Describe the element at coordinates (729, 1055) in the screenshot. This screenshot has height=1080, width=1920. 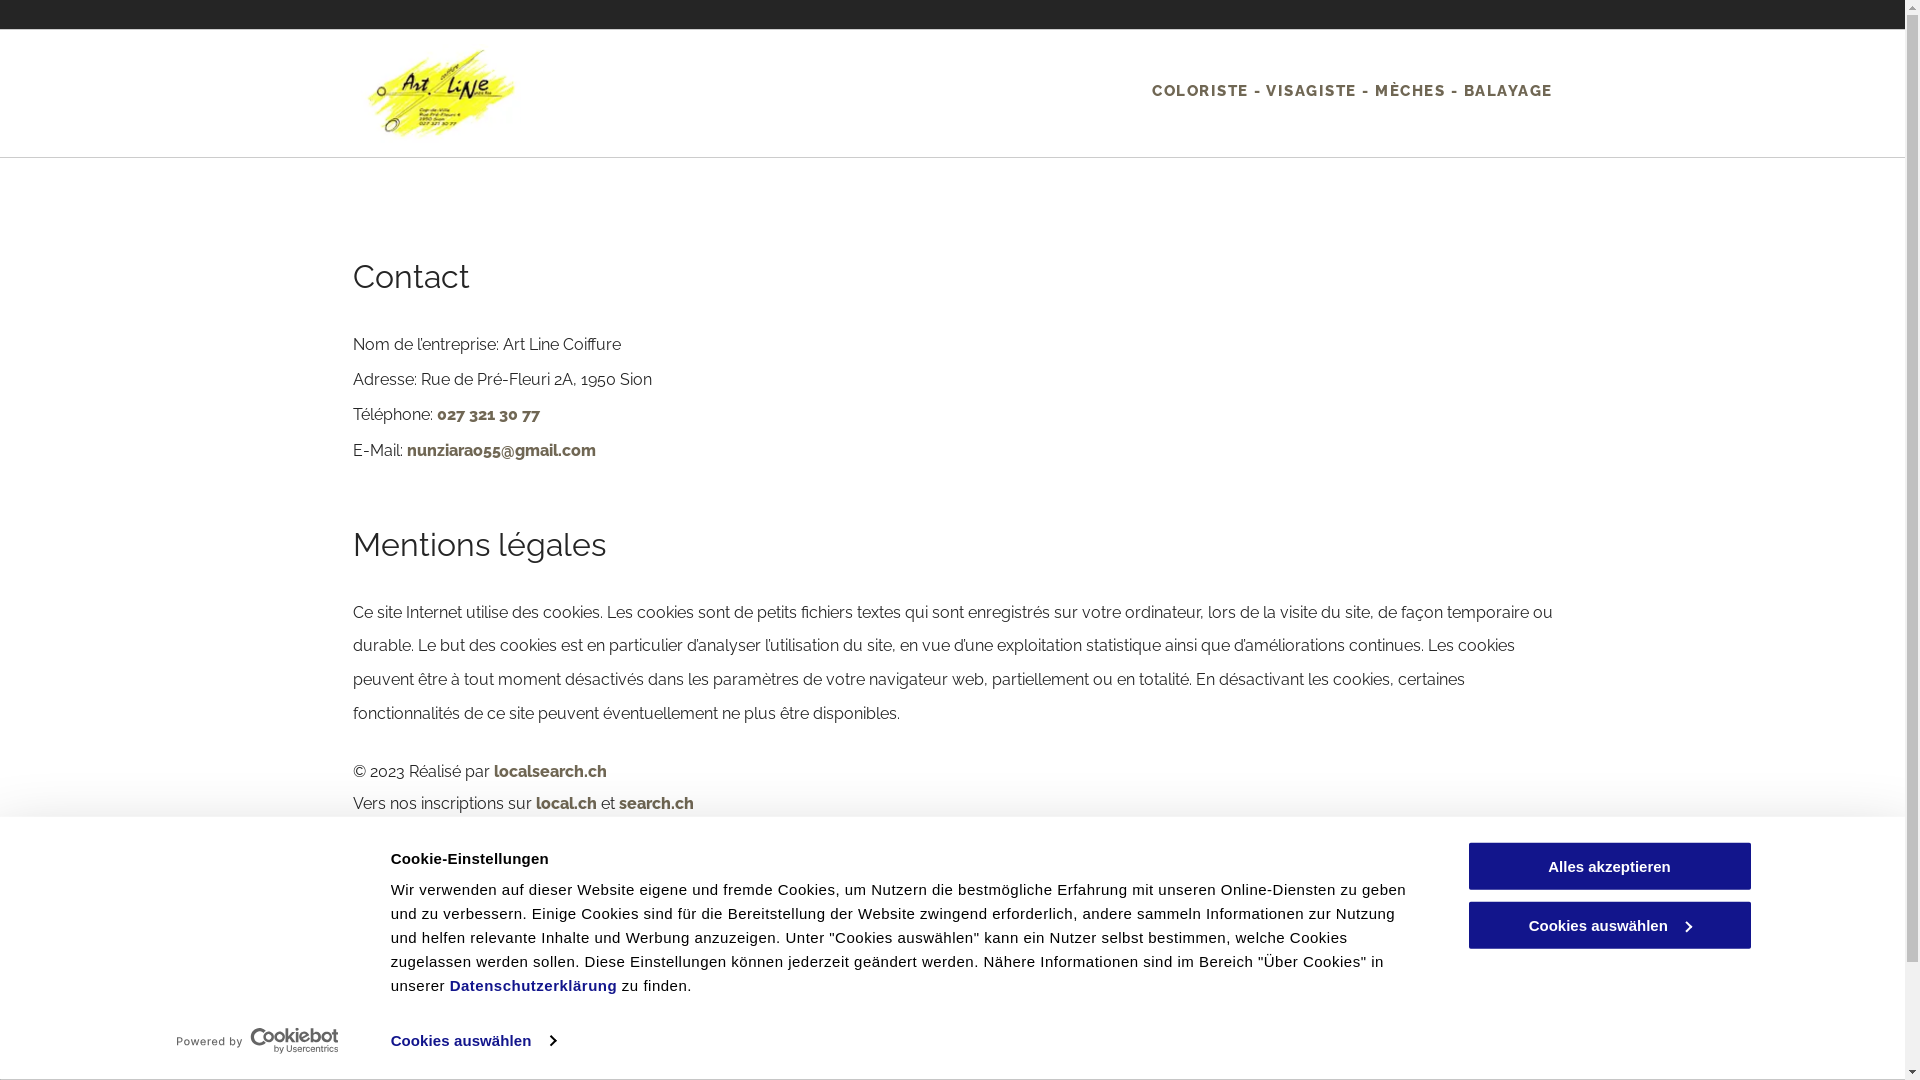
I see `'nunziarao55@gmail.com'` at that location.